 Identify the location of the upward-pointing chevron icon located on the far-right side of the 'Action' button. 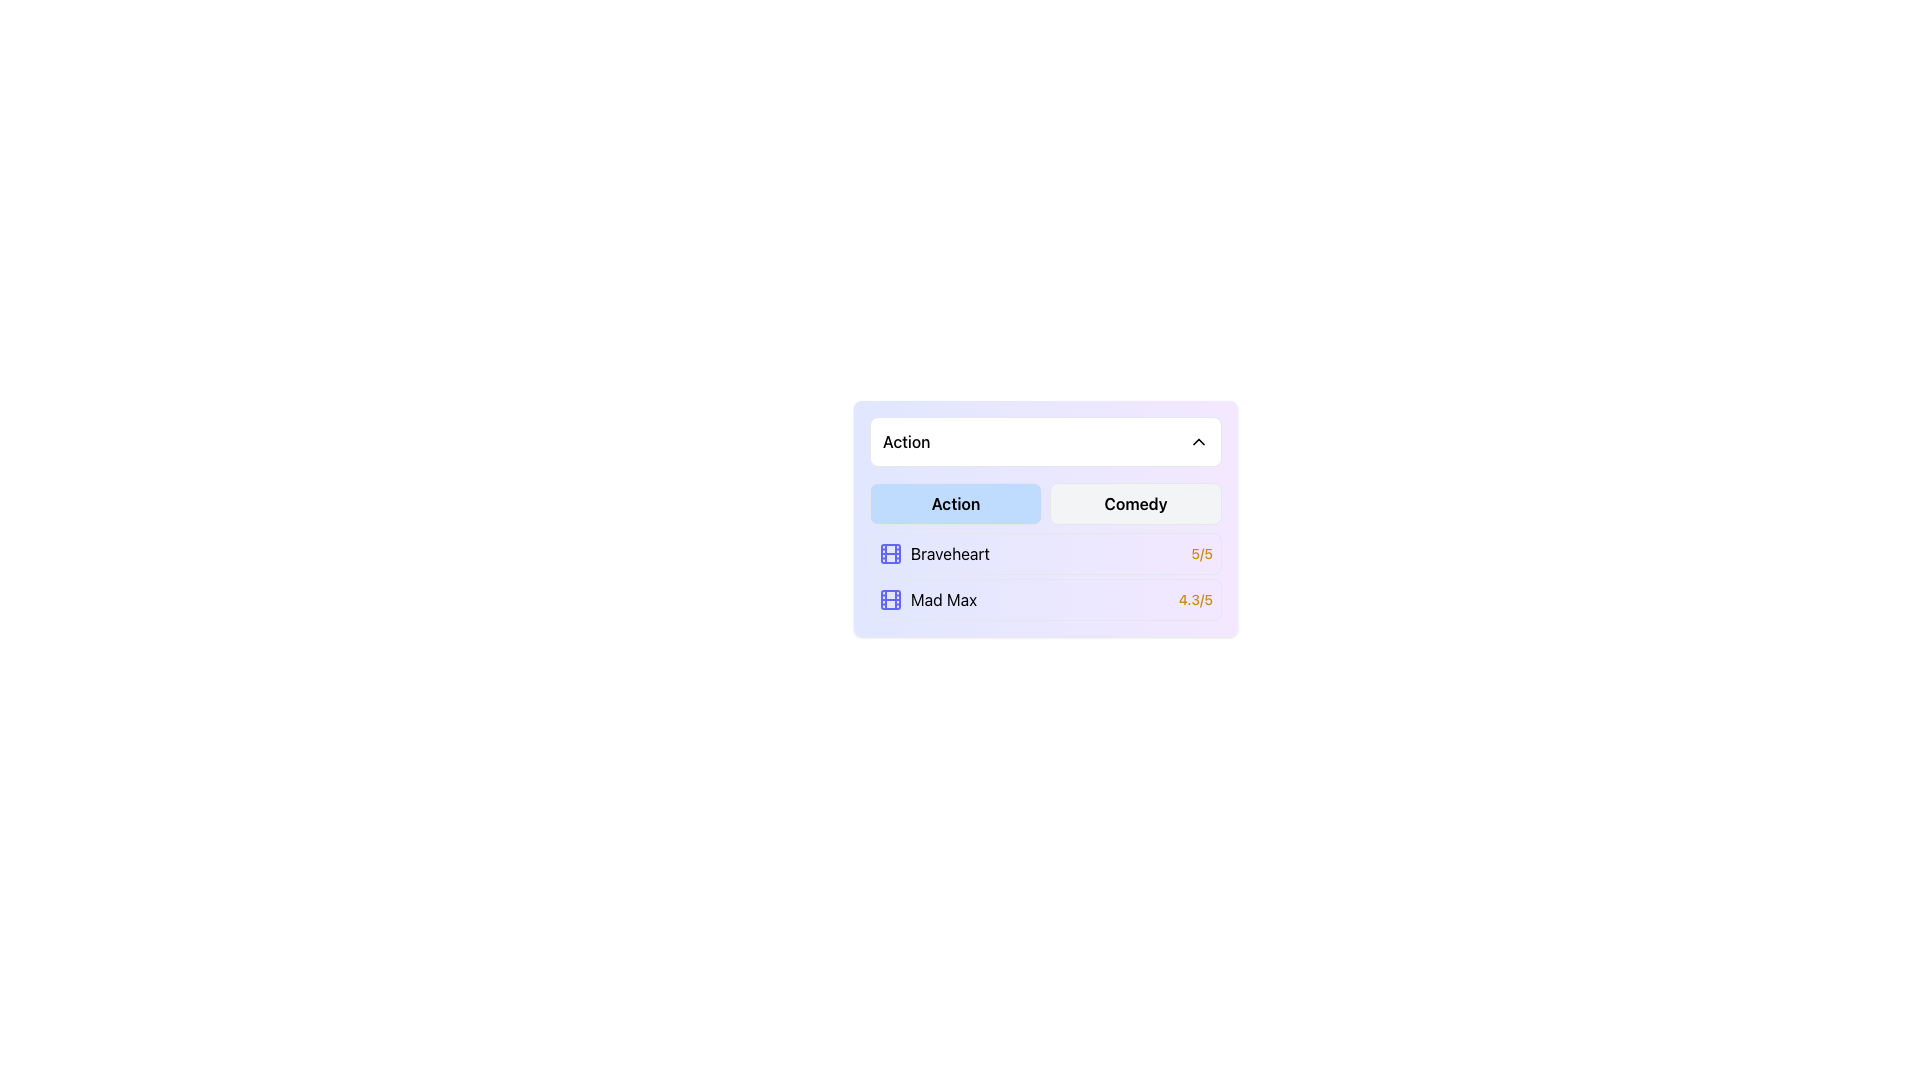
(1199, 441).